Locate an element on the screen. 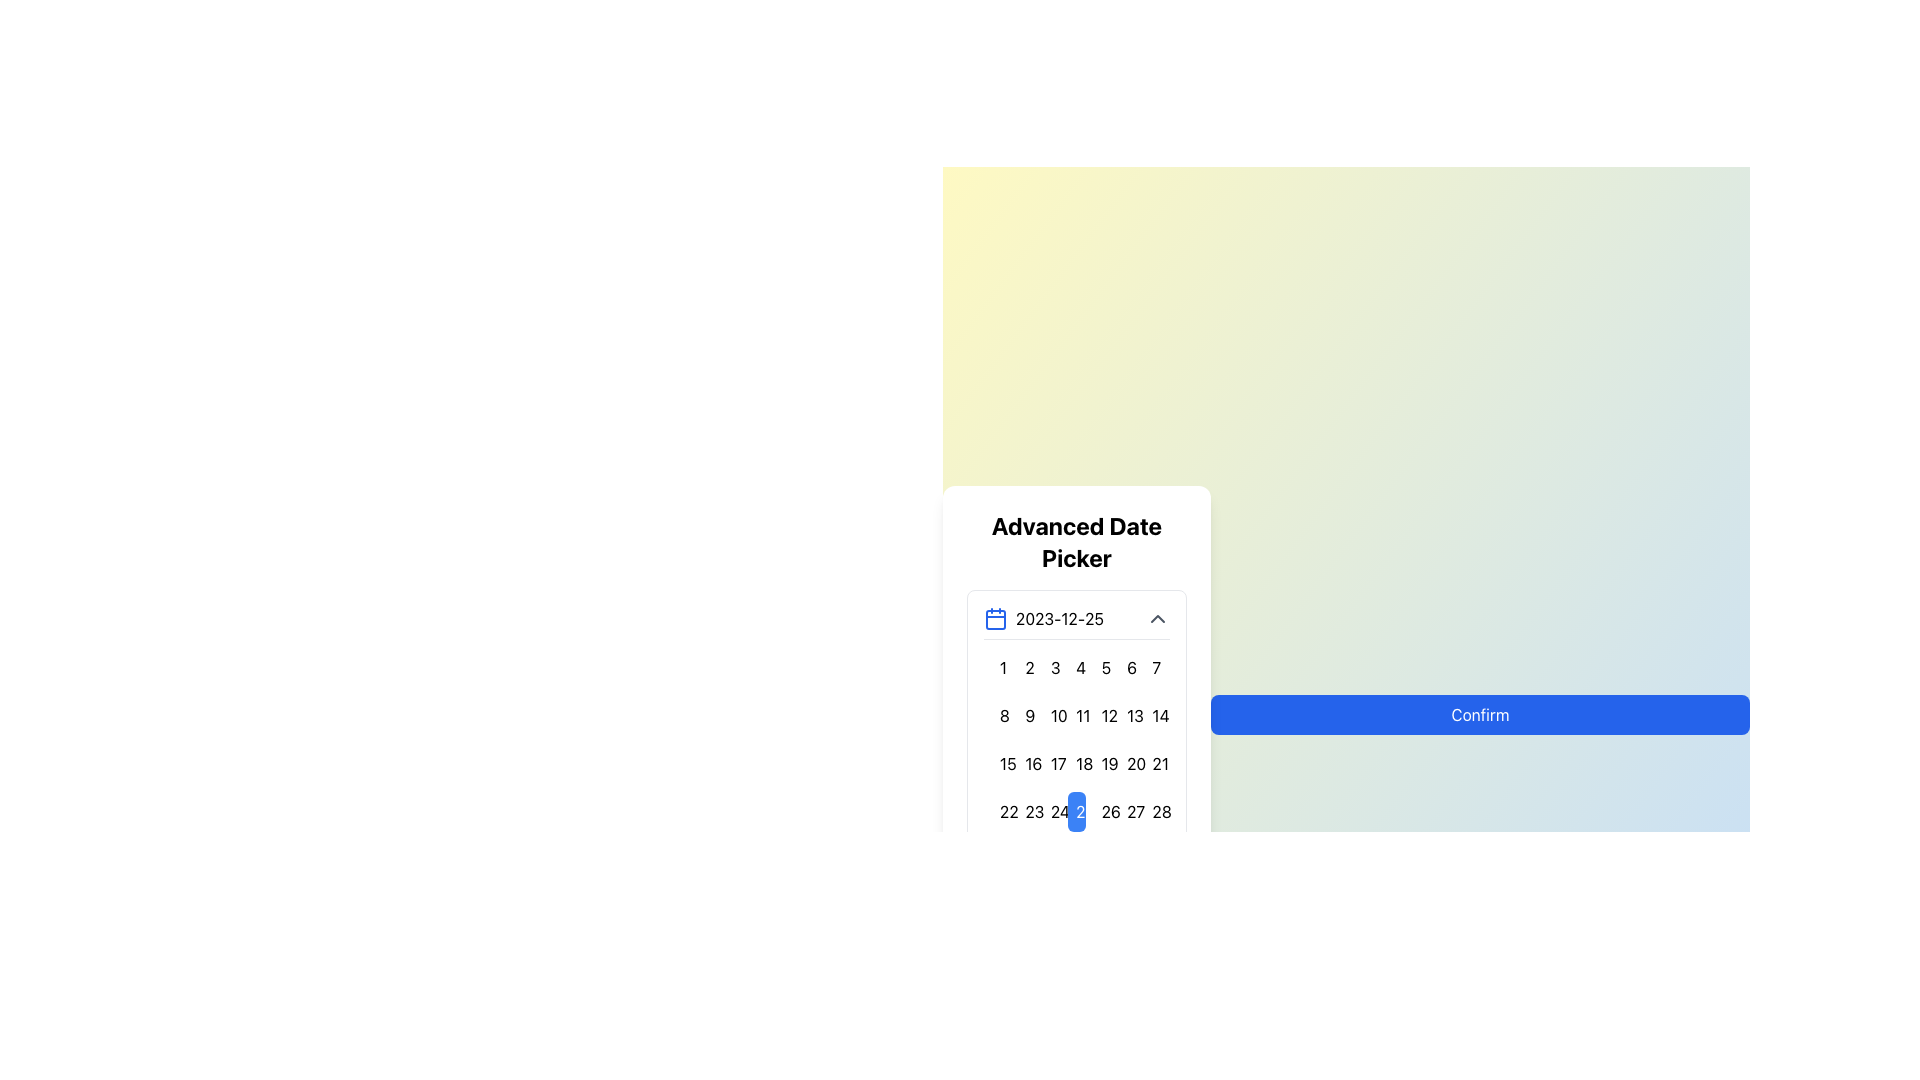 This screenshot has width=1920, height=1080. the calendar date cell displaying the number '18' is located at coordinates (1075, 763).